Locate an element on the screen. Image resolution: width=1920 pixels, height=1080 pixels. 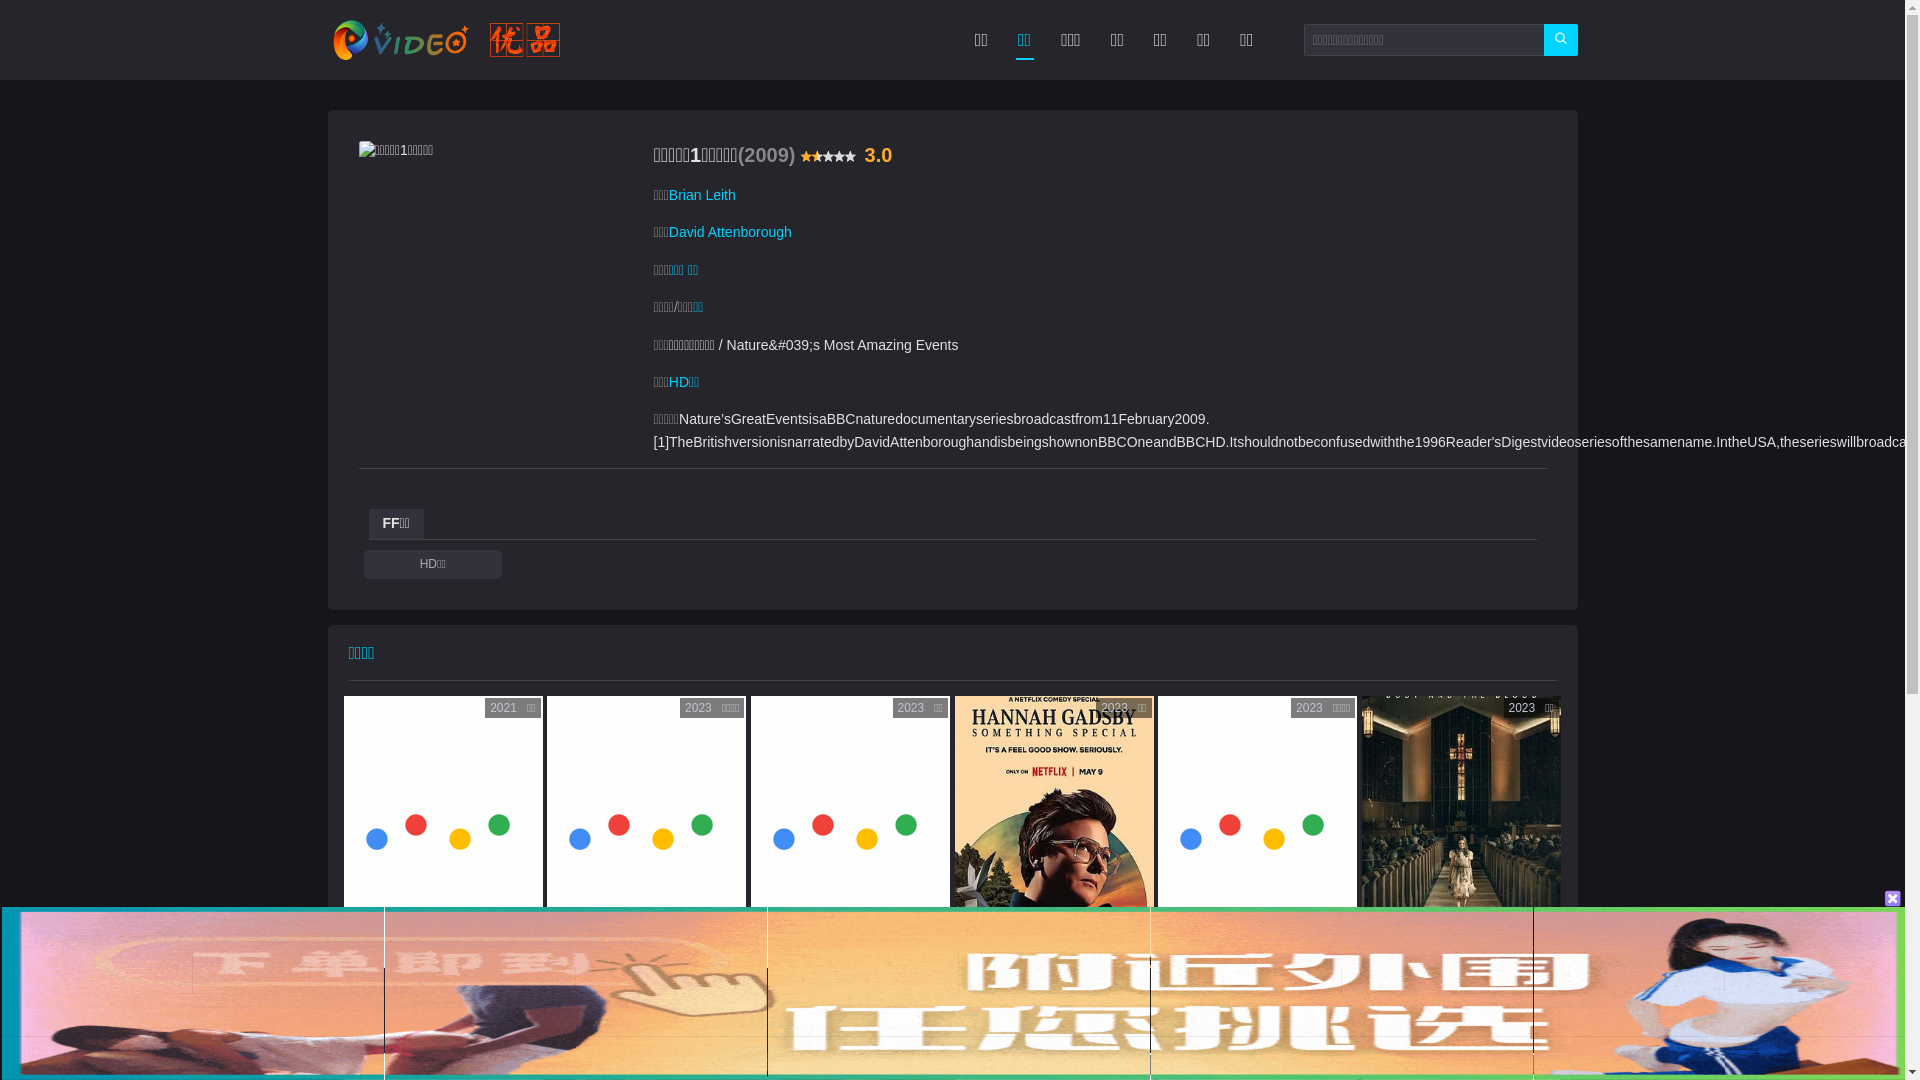
'David Attenborough' is located at coordinates (729, 230).